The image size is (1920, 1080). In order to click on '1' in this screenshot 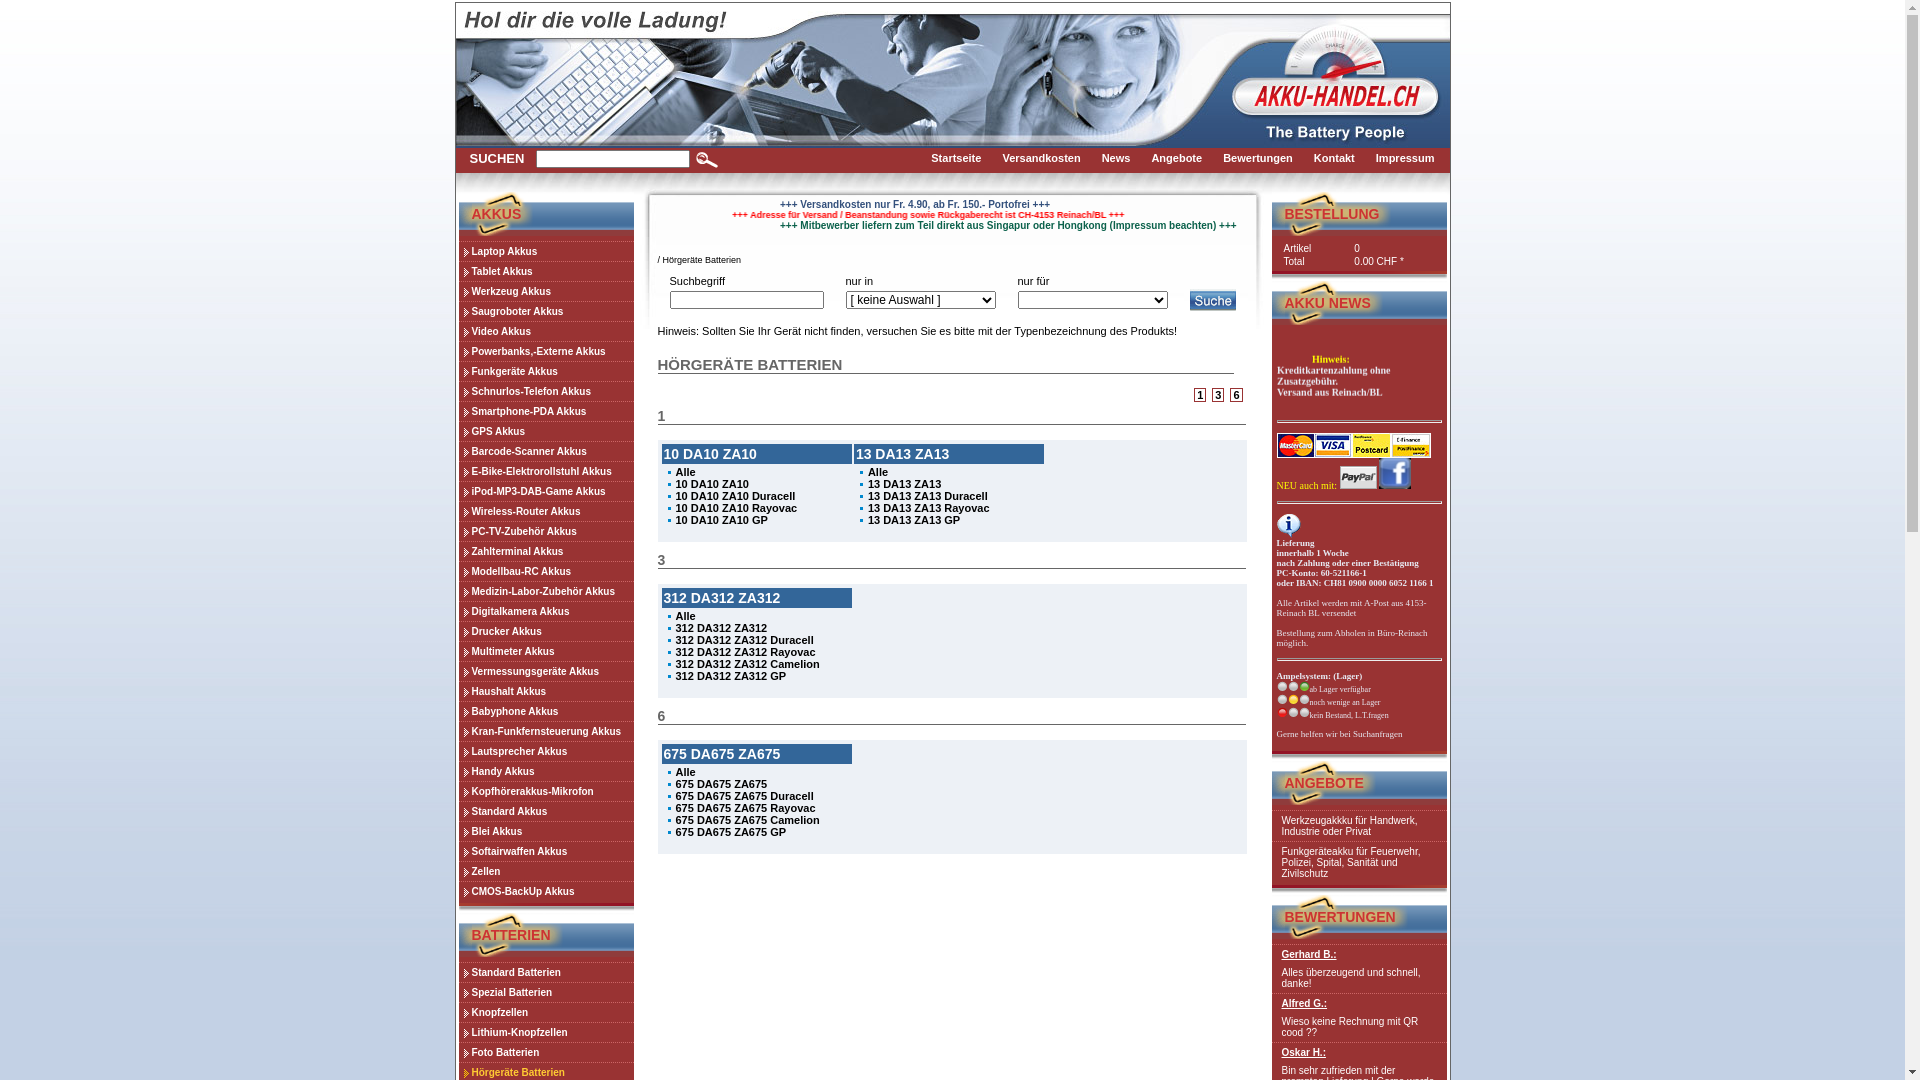, I will do `click(1200, 394)`.